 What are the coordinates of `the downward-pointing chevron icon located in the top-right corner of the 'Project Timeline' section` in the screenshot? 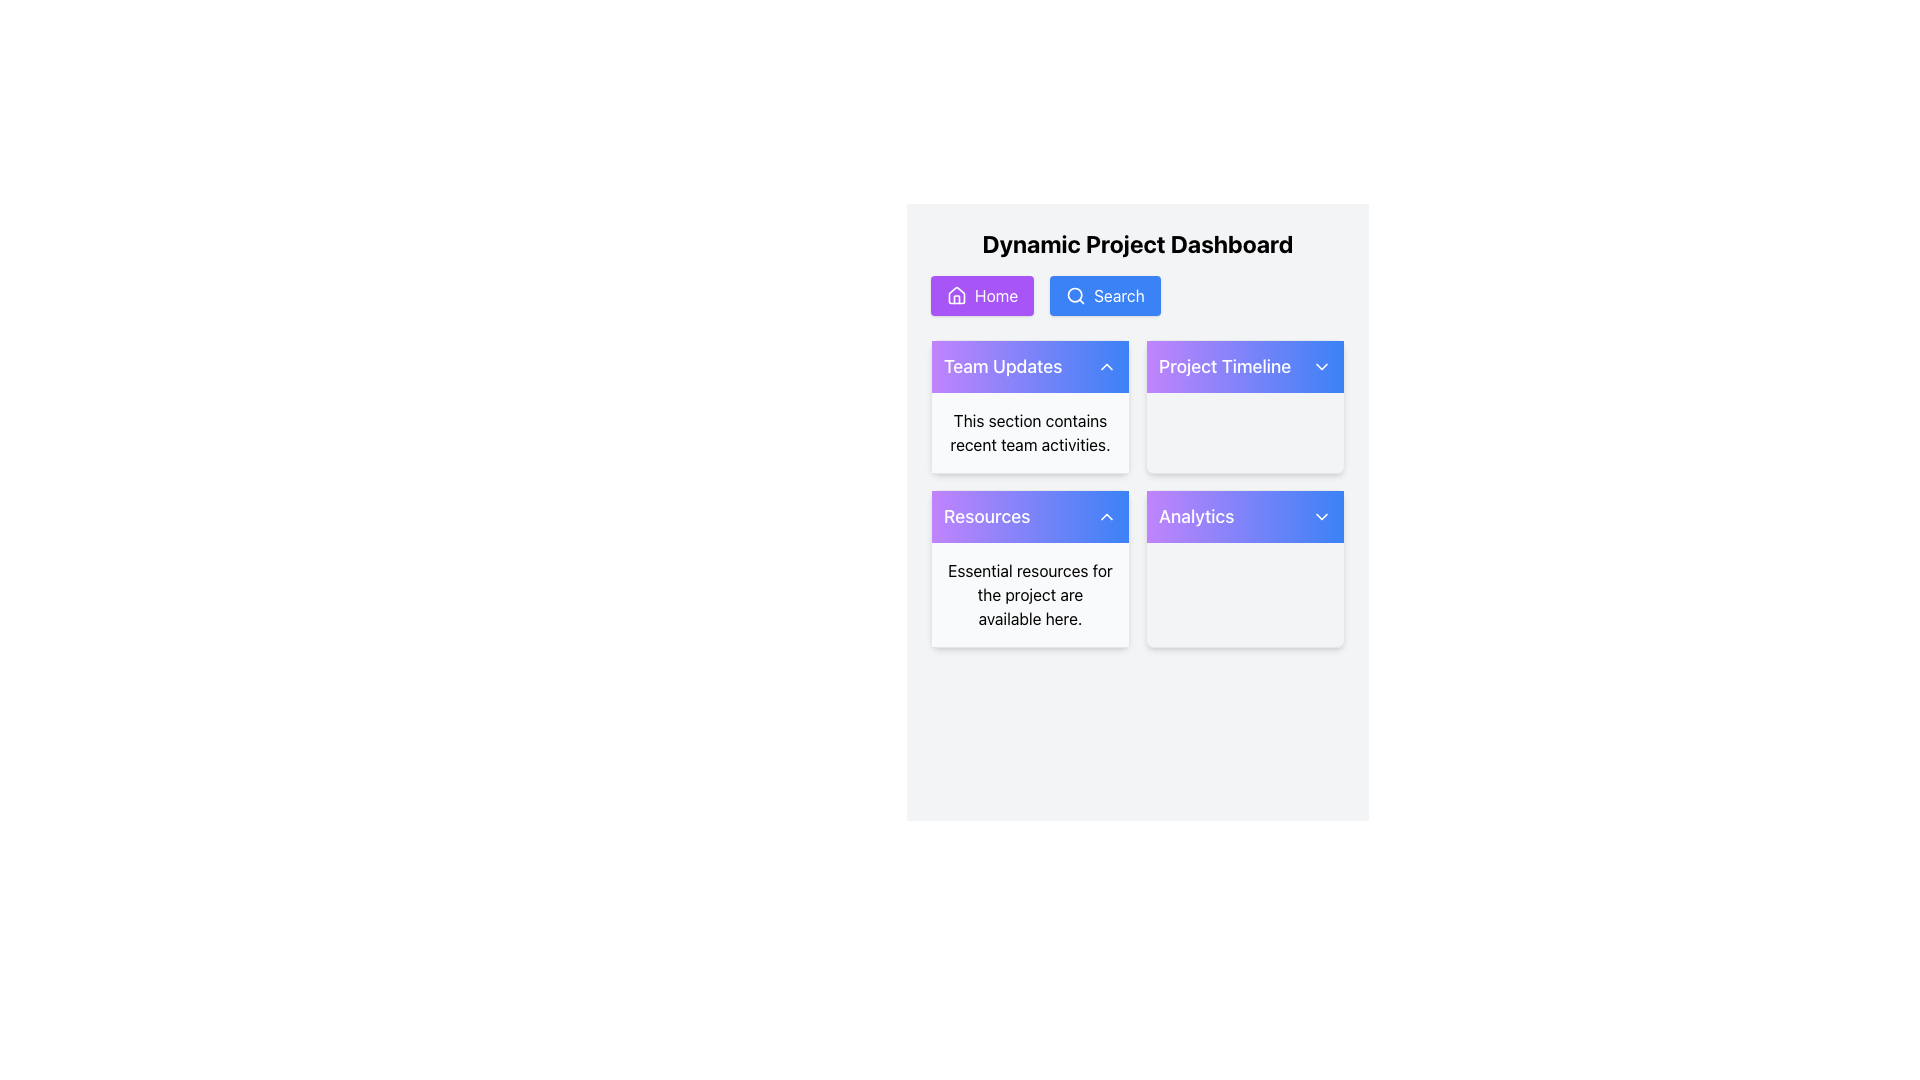 It's located at (1321, 366).